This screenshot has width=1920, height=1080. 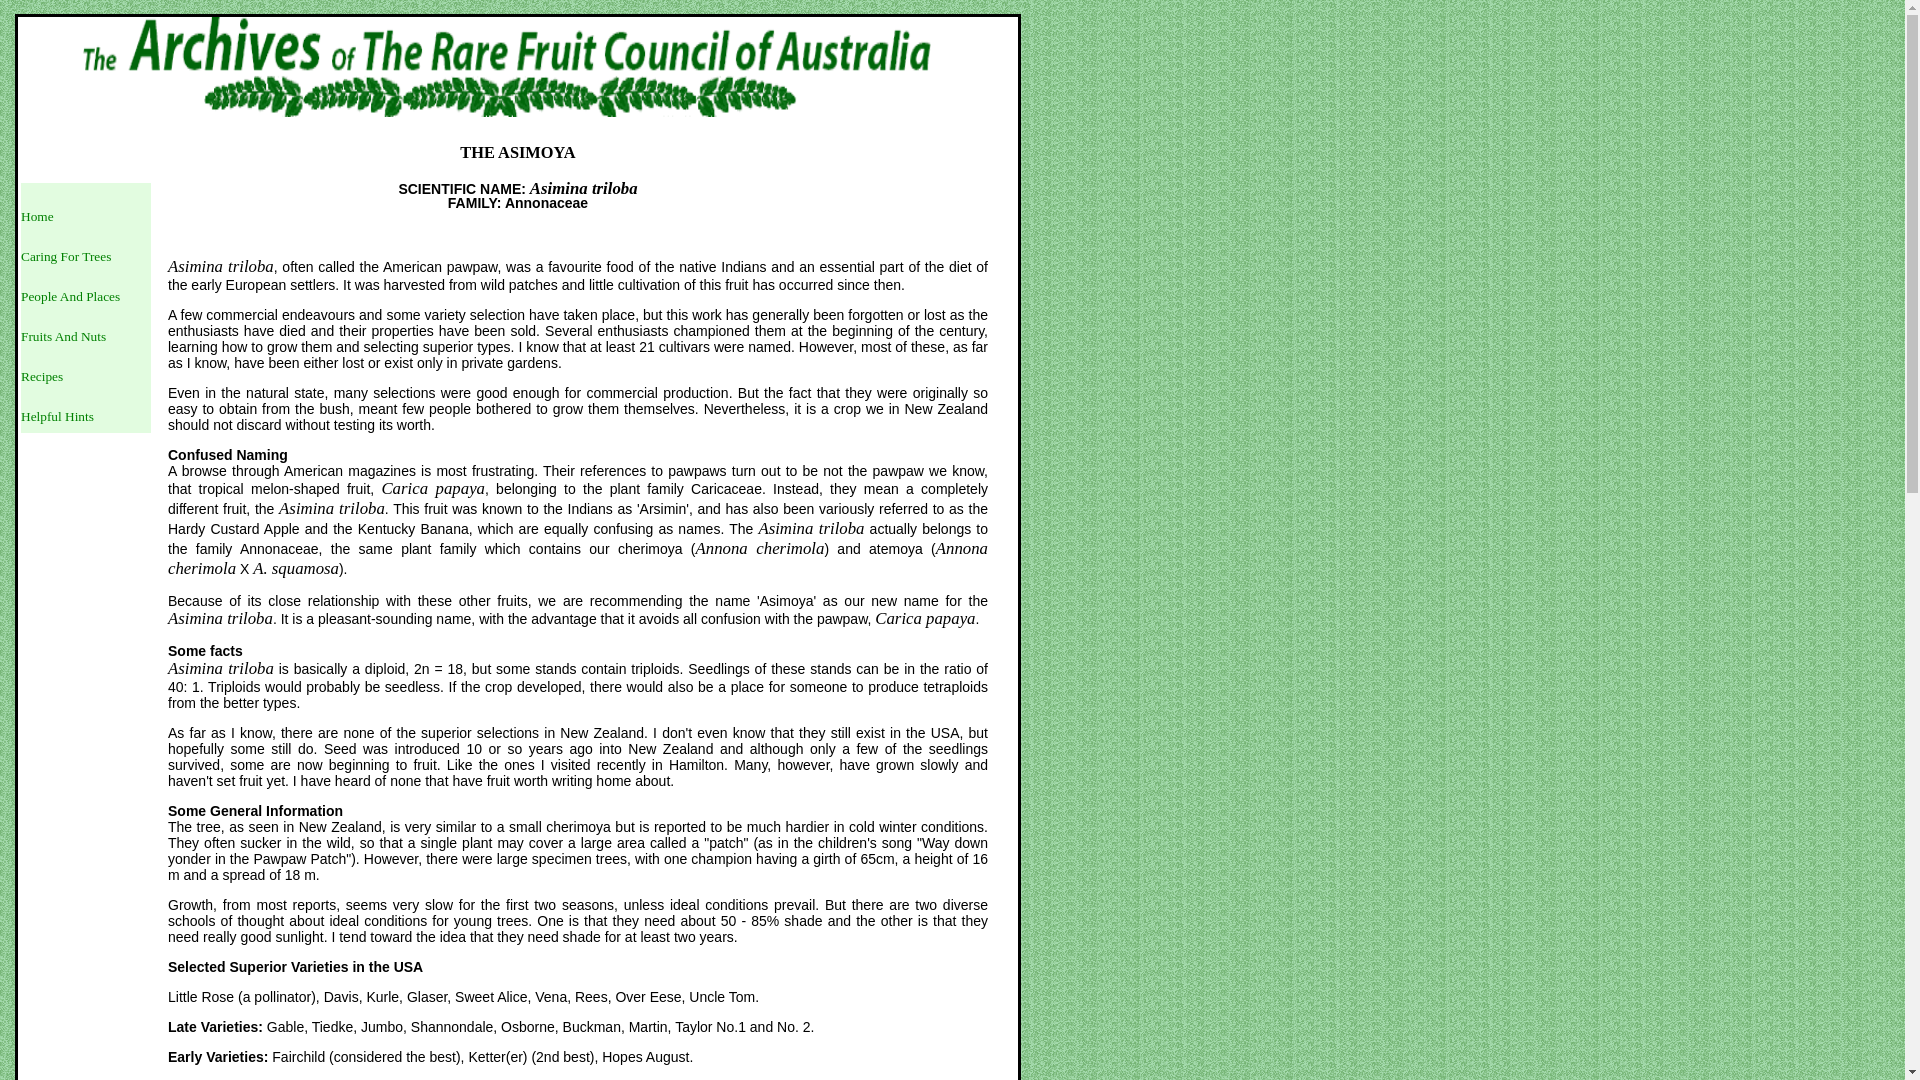 What do you see at coordinates (518, 71) in the screenshot?
I see `'sitename'` at bounding box center [518, 71].